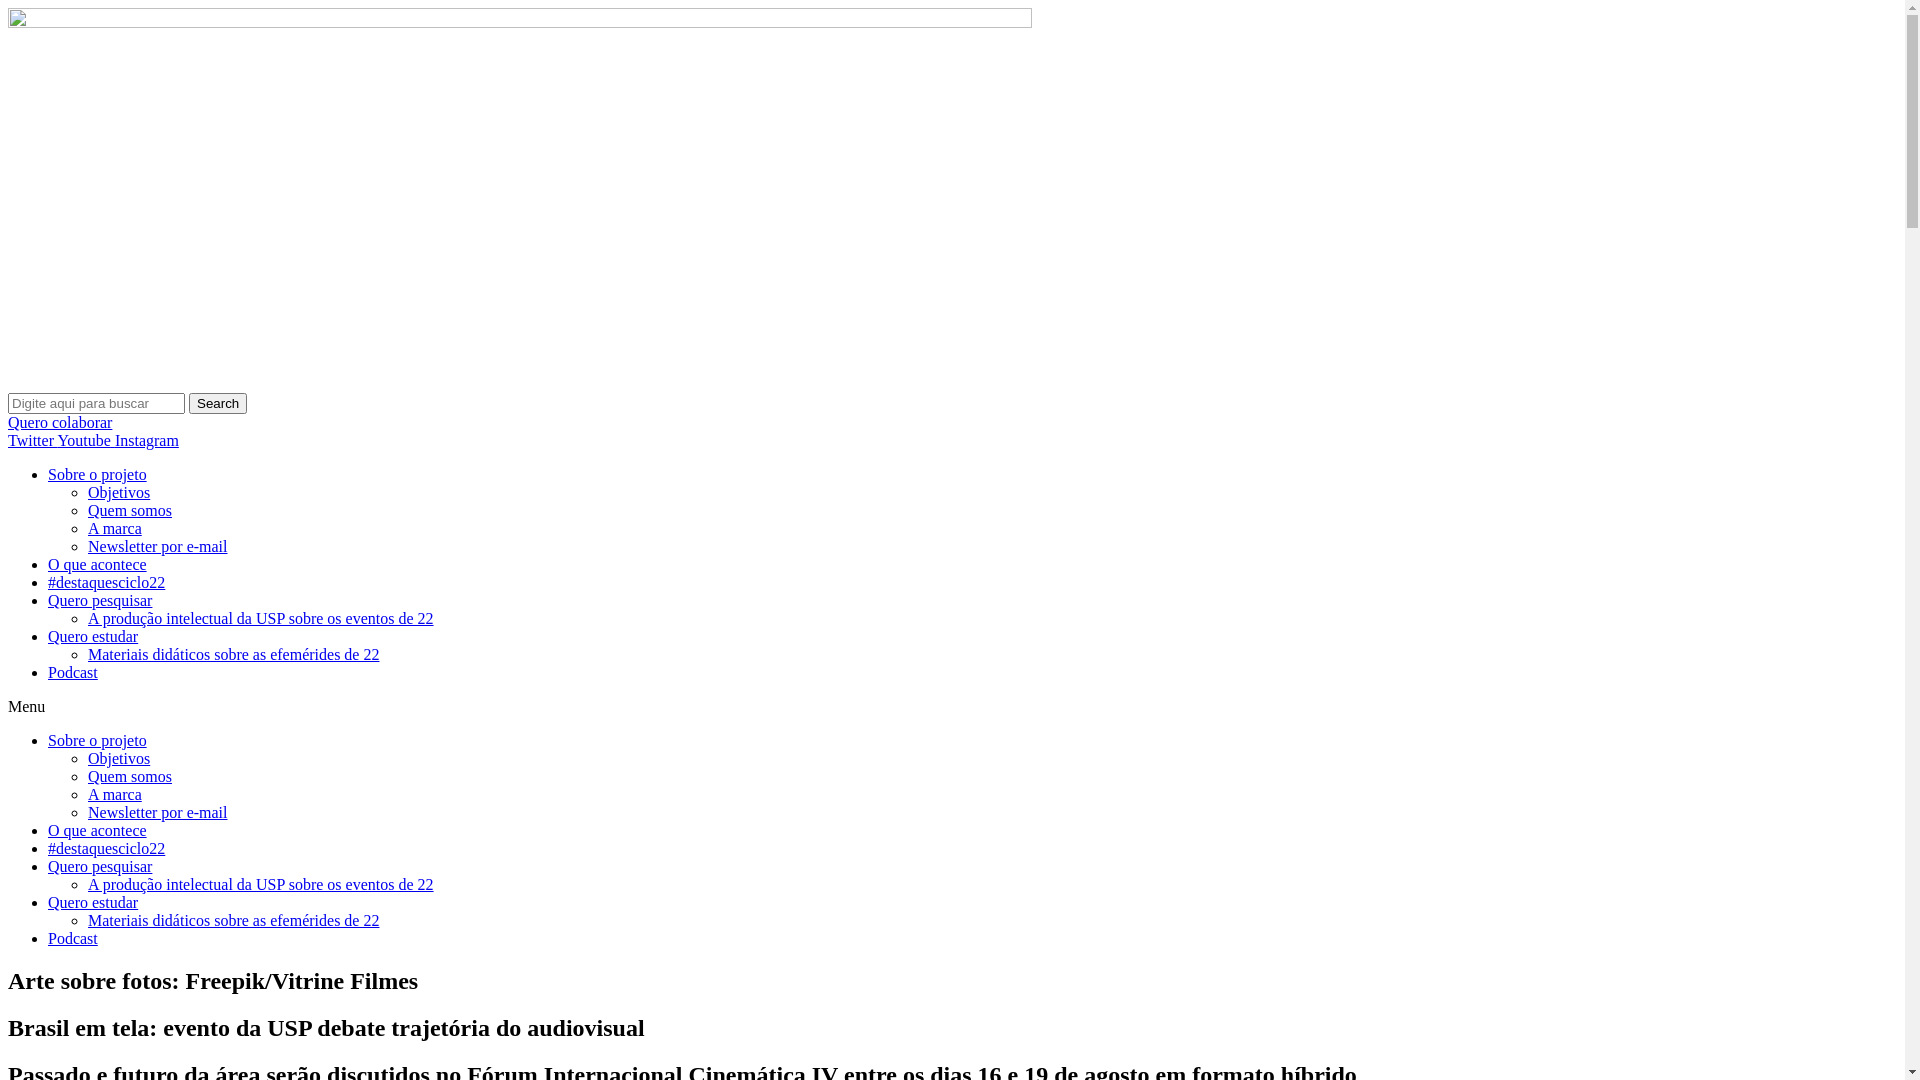 The image size is (1920, 1080). What do you see at coordinates (96, 474) in the screenshot?
I see `'Sobre o projeto'` at bounding box center [96, 474].